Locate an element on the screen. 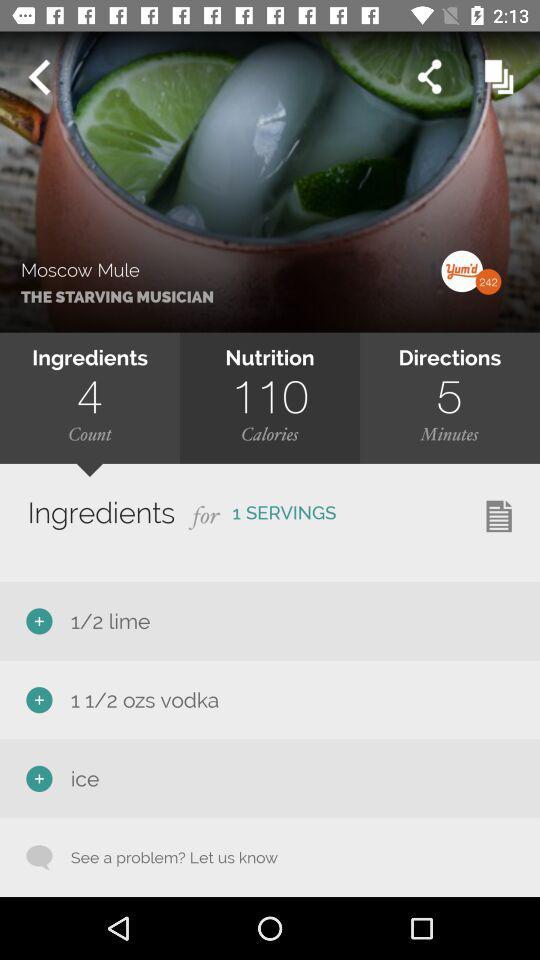 The height and width of the screenshot is (960, 540). previous is located at coordinates (38, 77).